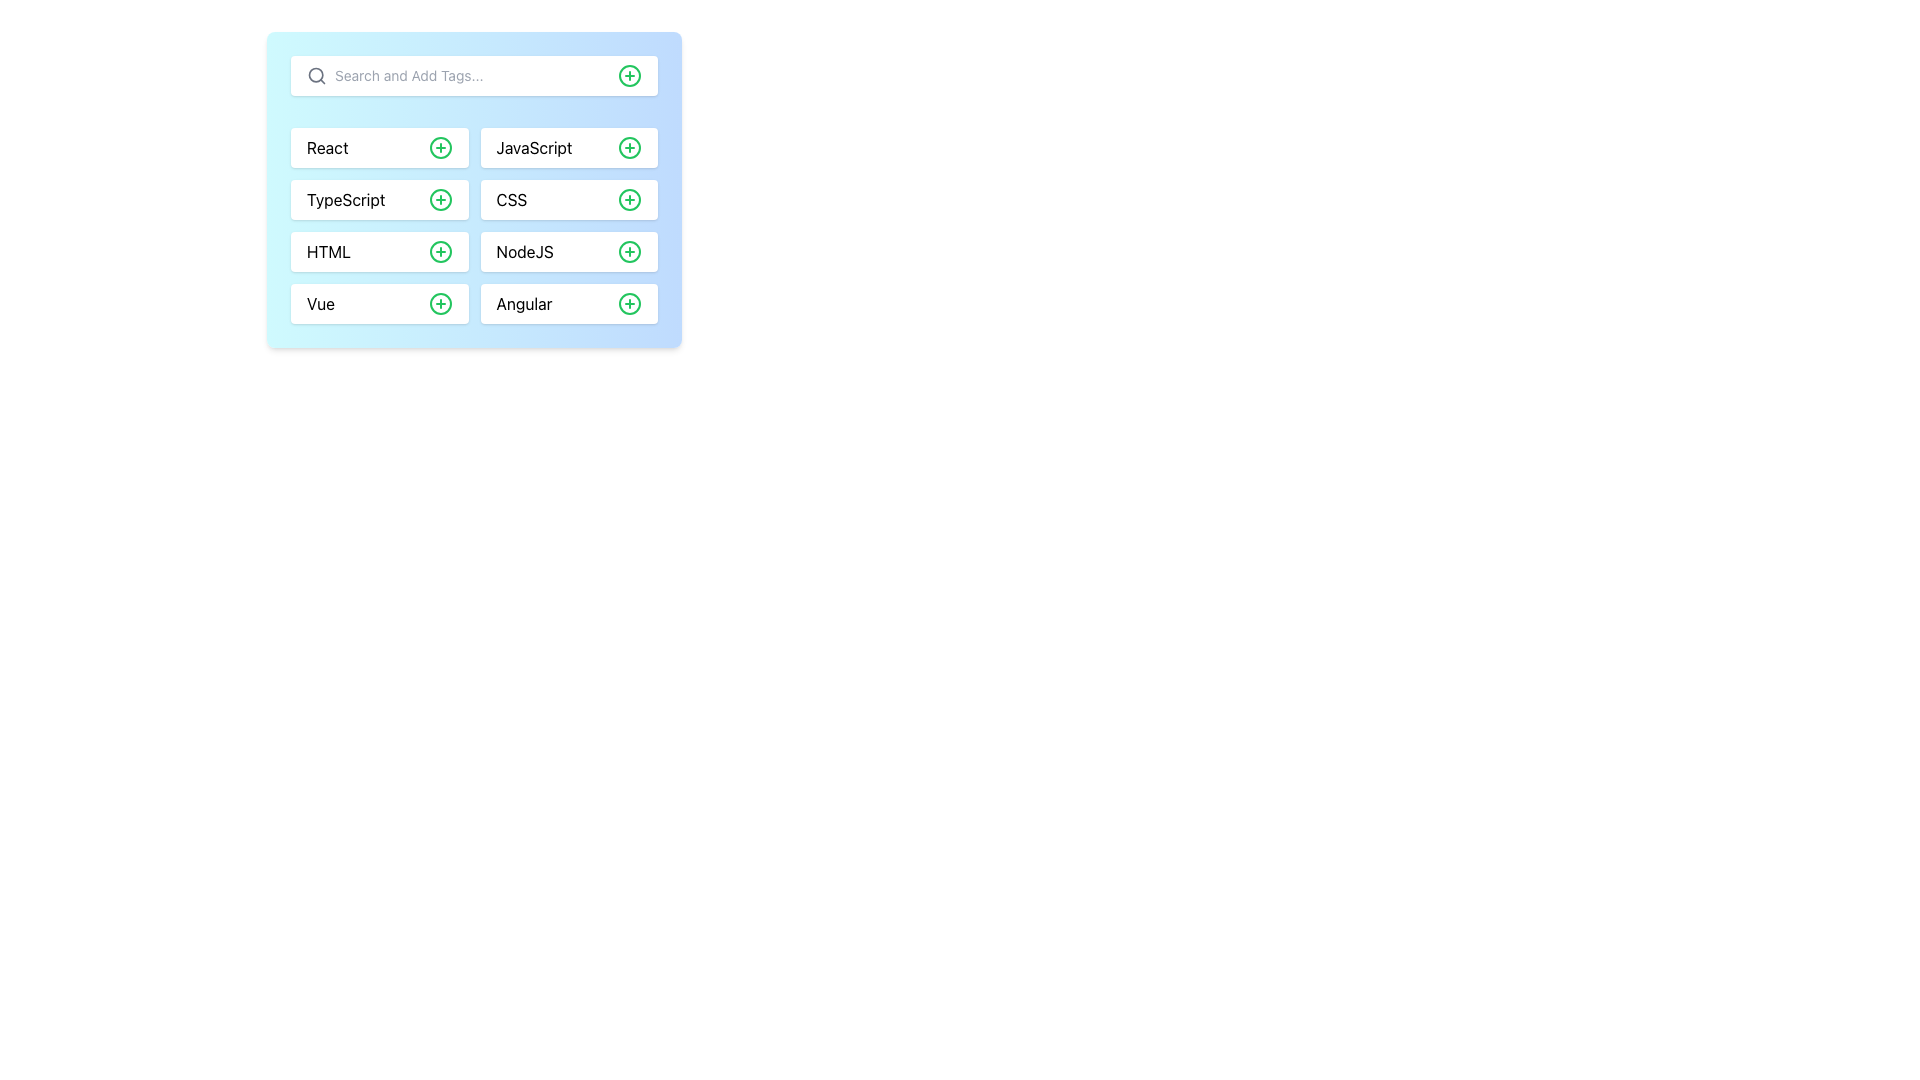 The image size is (1920, 1080). Describe the element at coordinates (439, 250) in the screenshot. I see `the central circle of the '+ Add' button next to the 'HTML' tag in the grid layout` at that location.